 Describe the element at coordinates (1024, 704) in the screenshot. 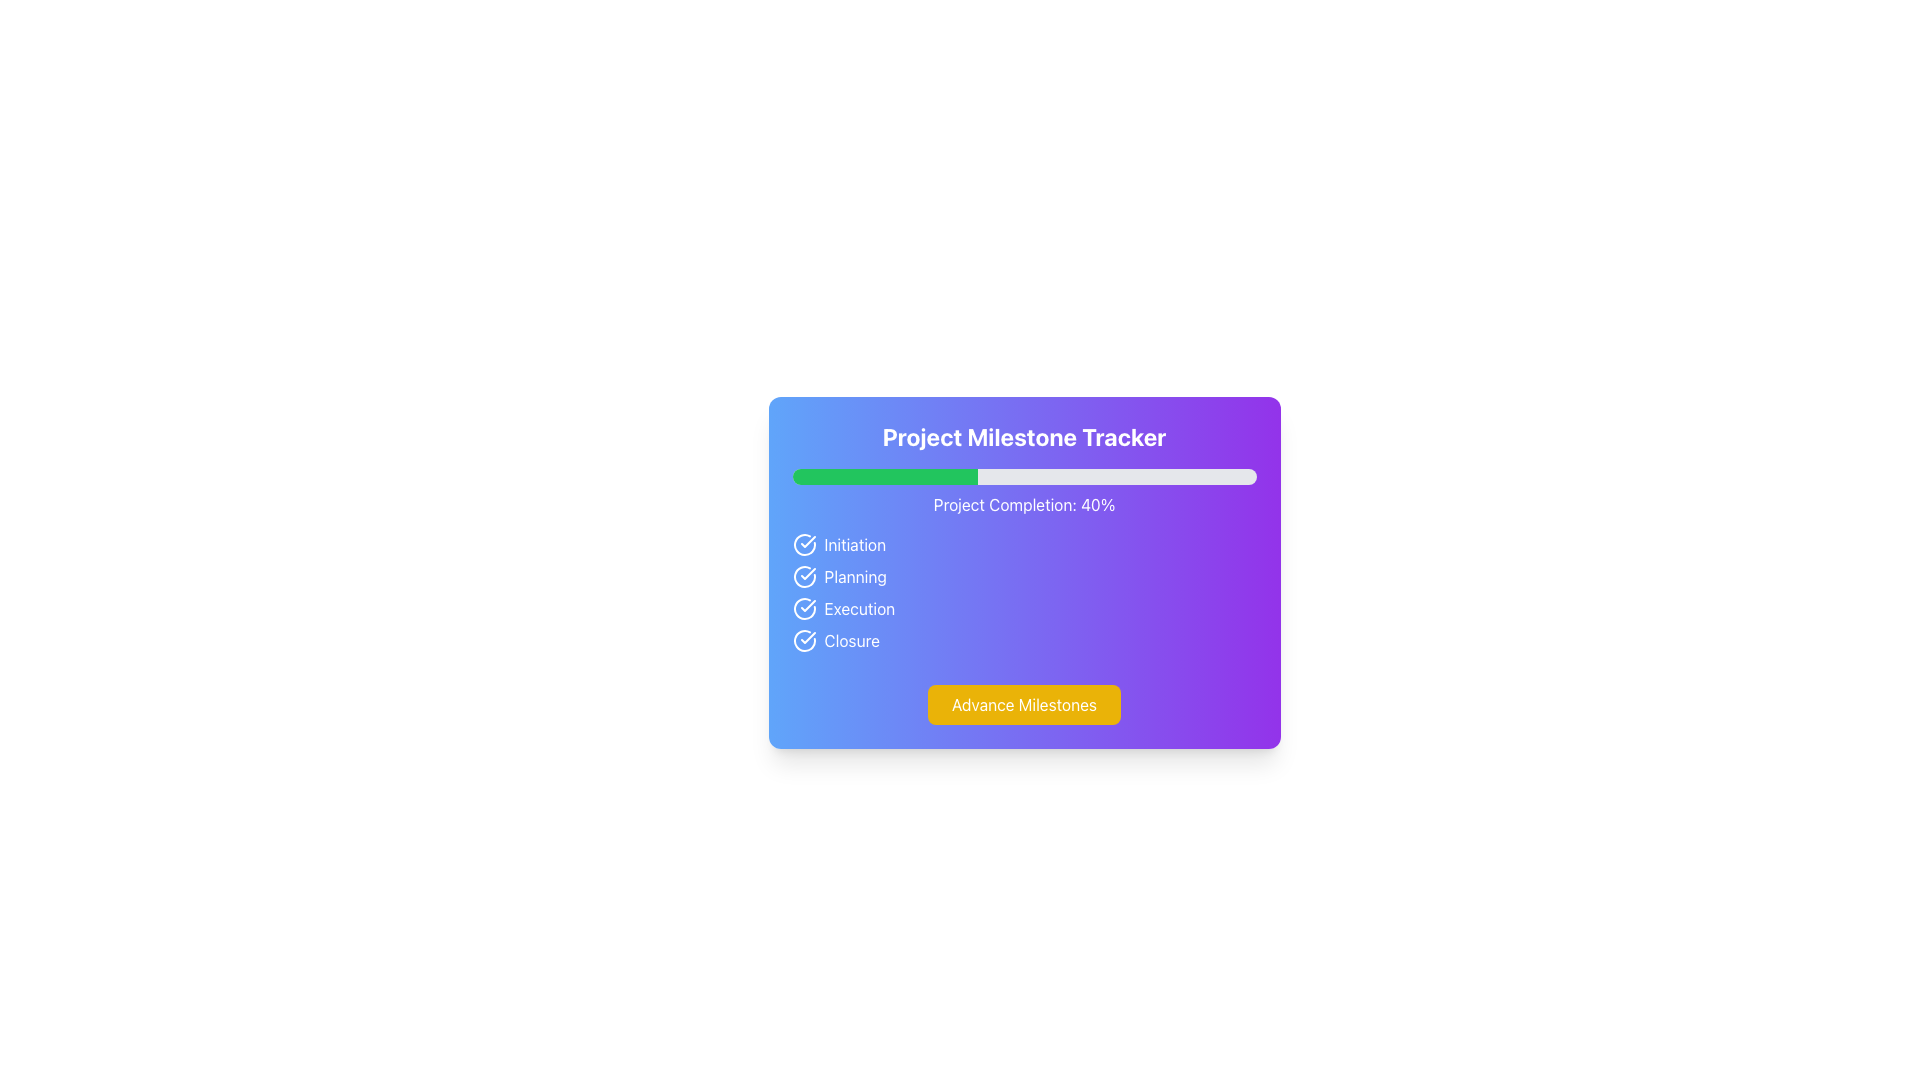

I see `the button labeled 'Advance Milestones' which has a vibrant yellow background and rounded edges to observe its hover effect` at that location.